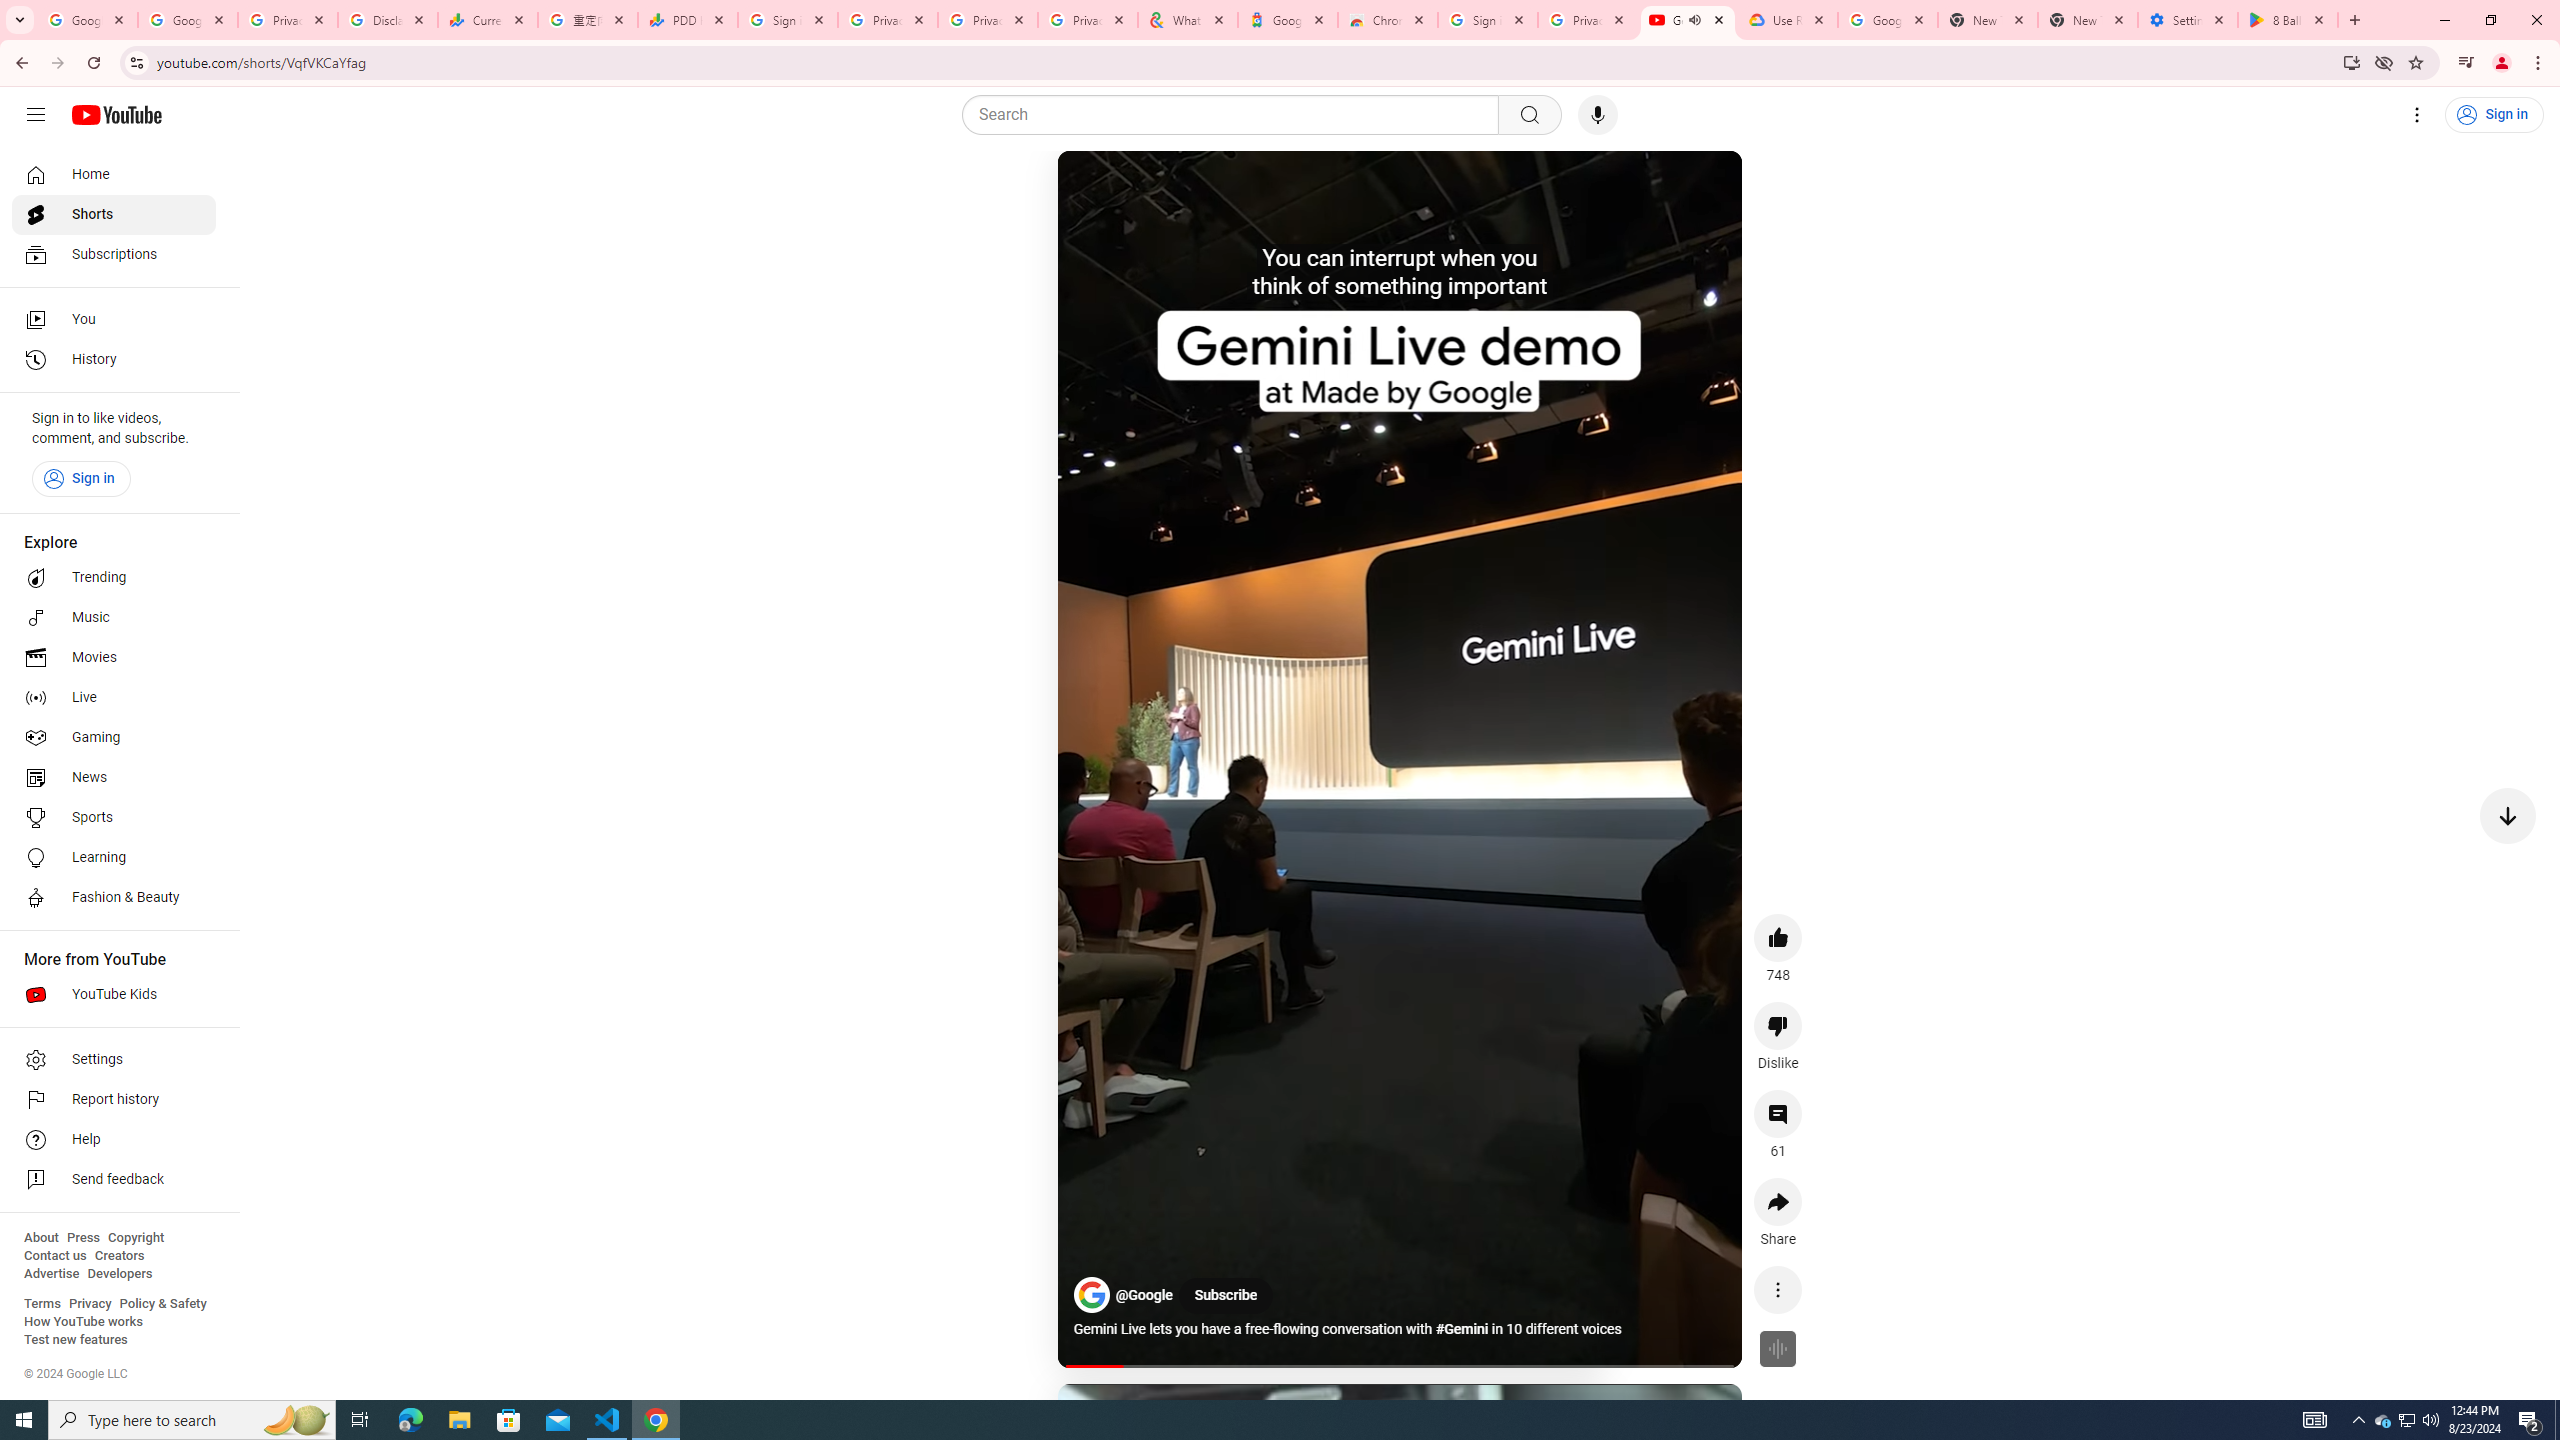 The image size is (2560, 1440). I want to click on 'Subscribe', so click(1226, 1295).